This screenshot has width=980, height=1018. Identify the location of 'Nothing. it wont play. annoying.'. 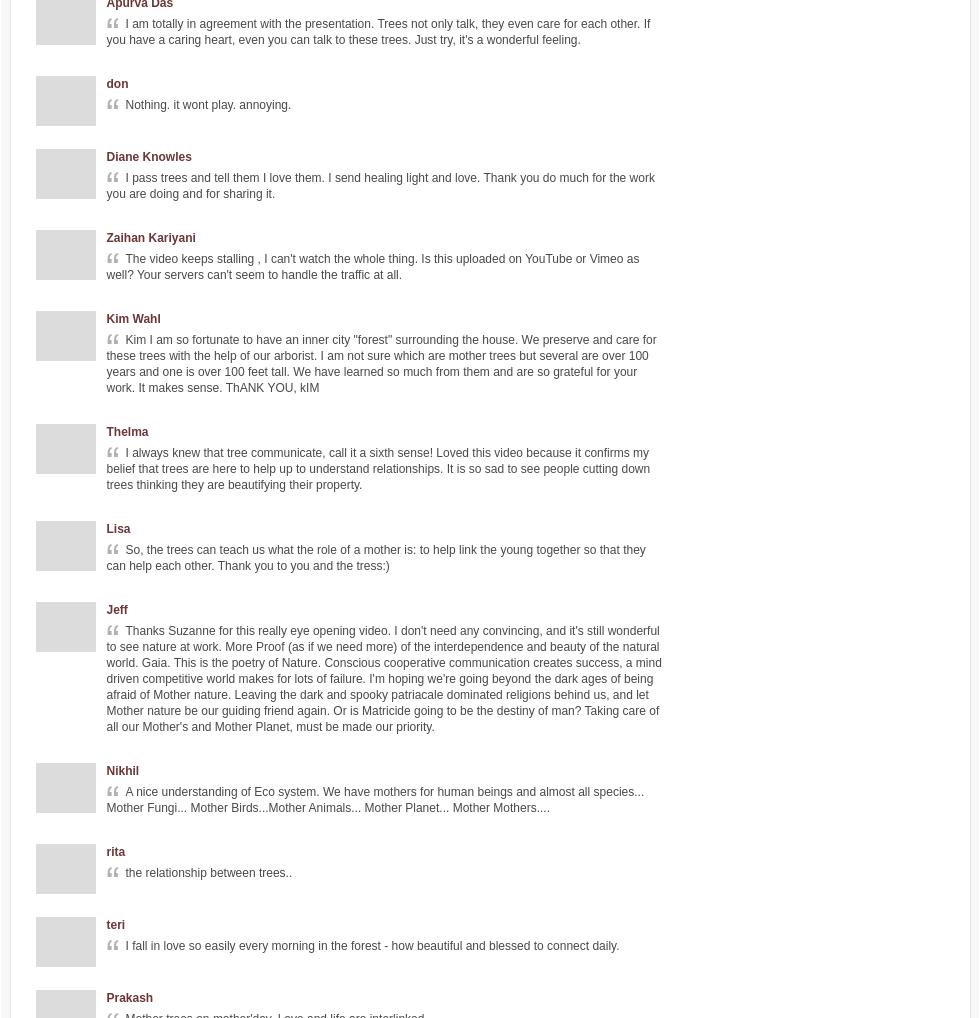
(207, 103).